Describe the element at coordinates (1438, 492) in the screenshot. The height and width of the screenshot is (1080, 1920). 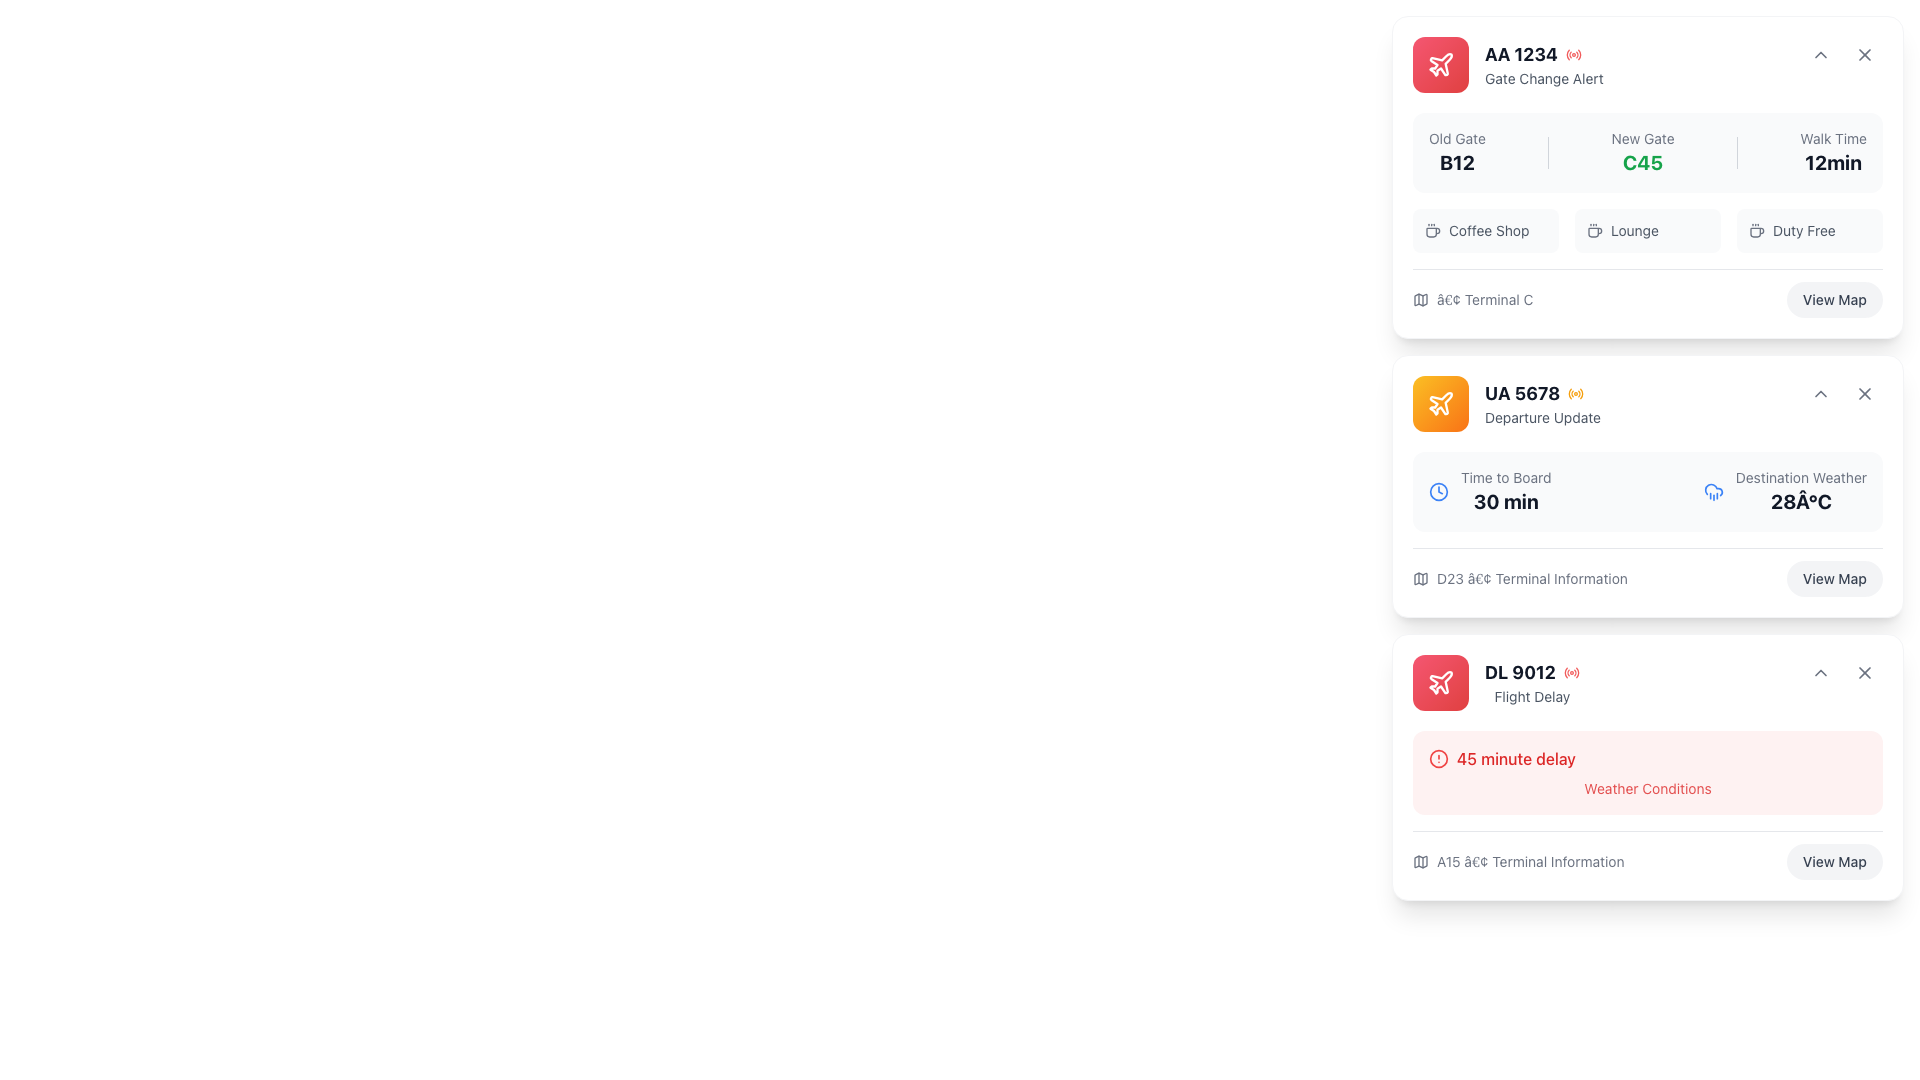
I see `the icon representing time, located on the left side of the 'Time to Board' text in the 'Departure Update' card for flight UA 5678` at that location.